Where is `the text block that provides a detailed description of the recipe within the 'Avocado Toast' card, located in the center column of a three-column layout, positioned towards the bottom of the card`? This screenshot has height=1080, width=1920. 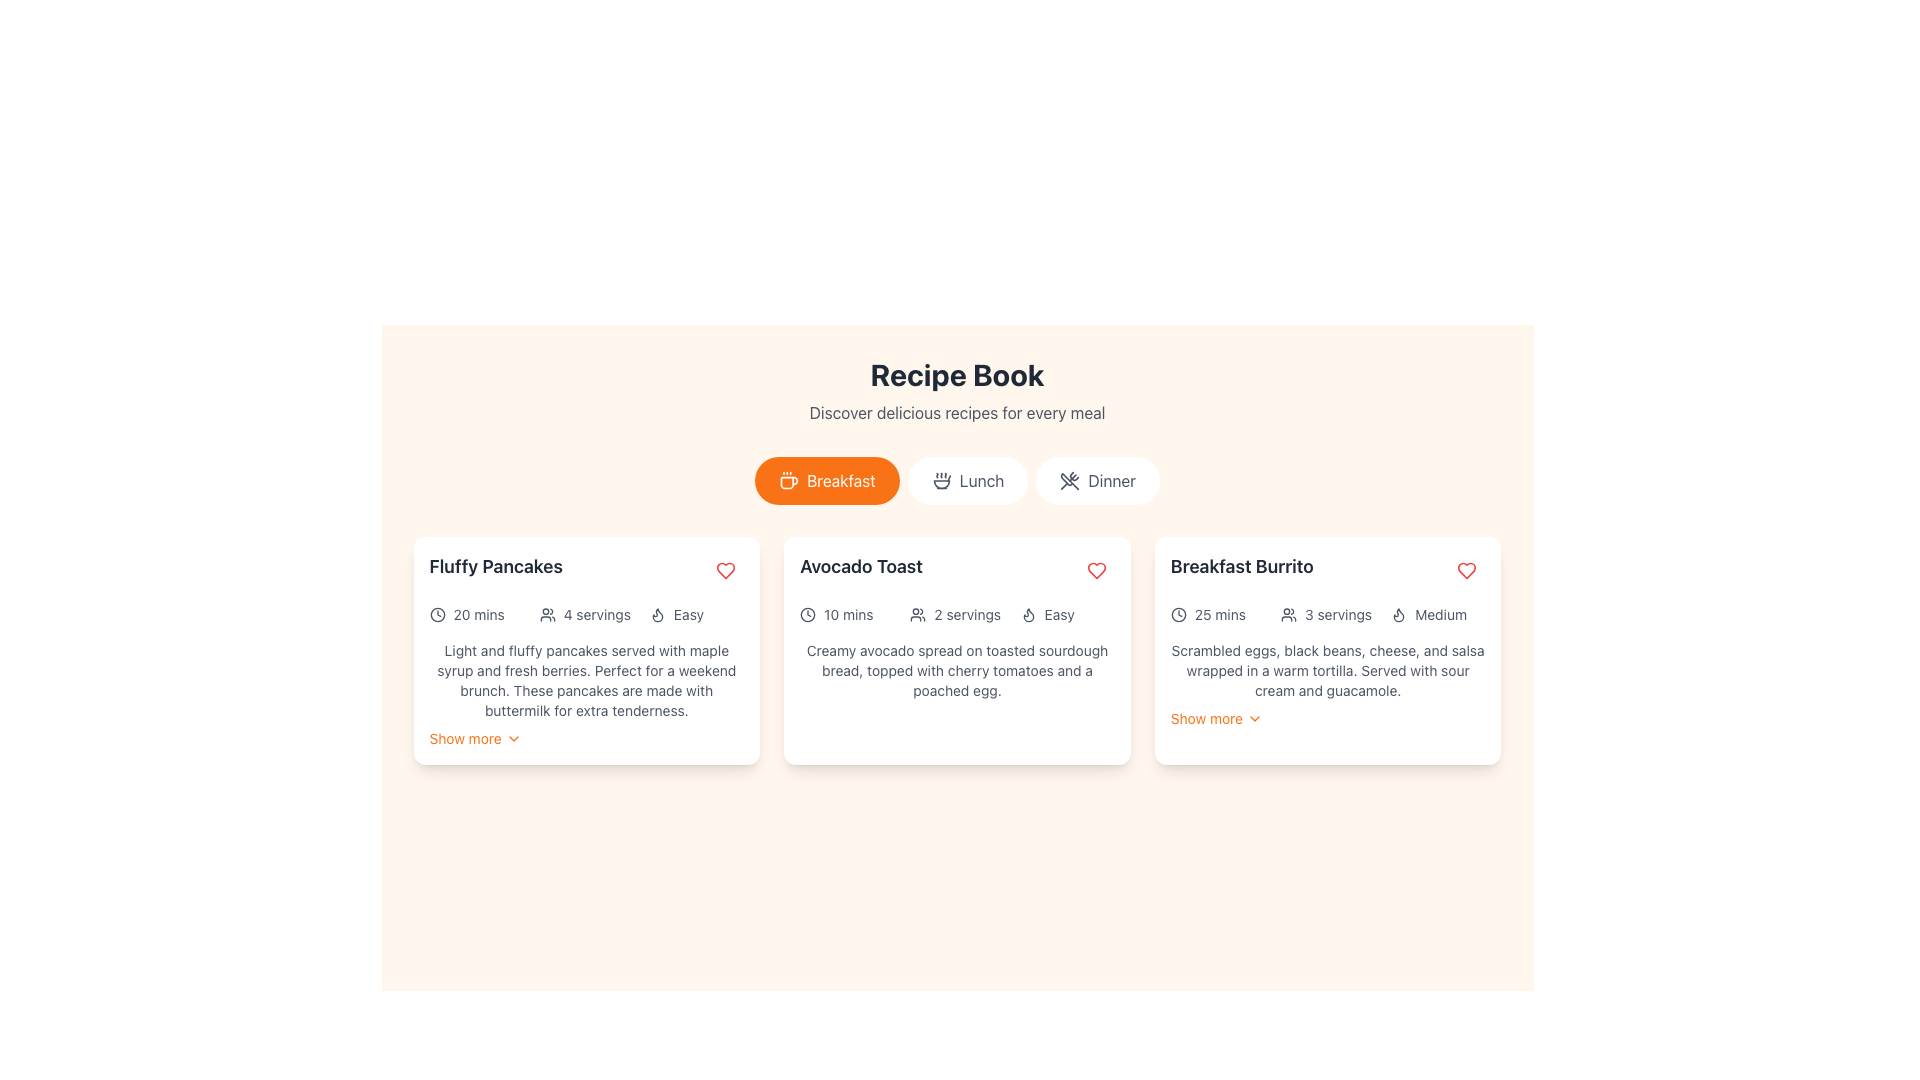 the text block that provides a detailed description of the recipe within the 'Avocado Toast' card, located in the center column of a three-column layout, positioned towards the bottom of the card is located at coordinates (956, 671).